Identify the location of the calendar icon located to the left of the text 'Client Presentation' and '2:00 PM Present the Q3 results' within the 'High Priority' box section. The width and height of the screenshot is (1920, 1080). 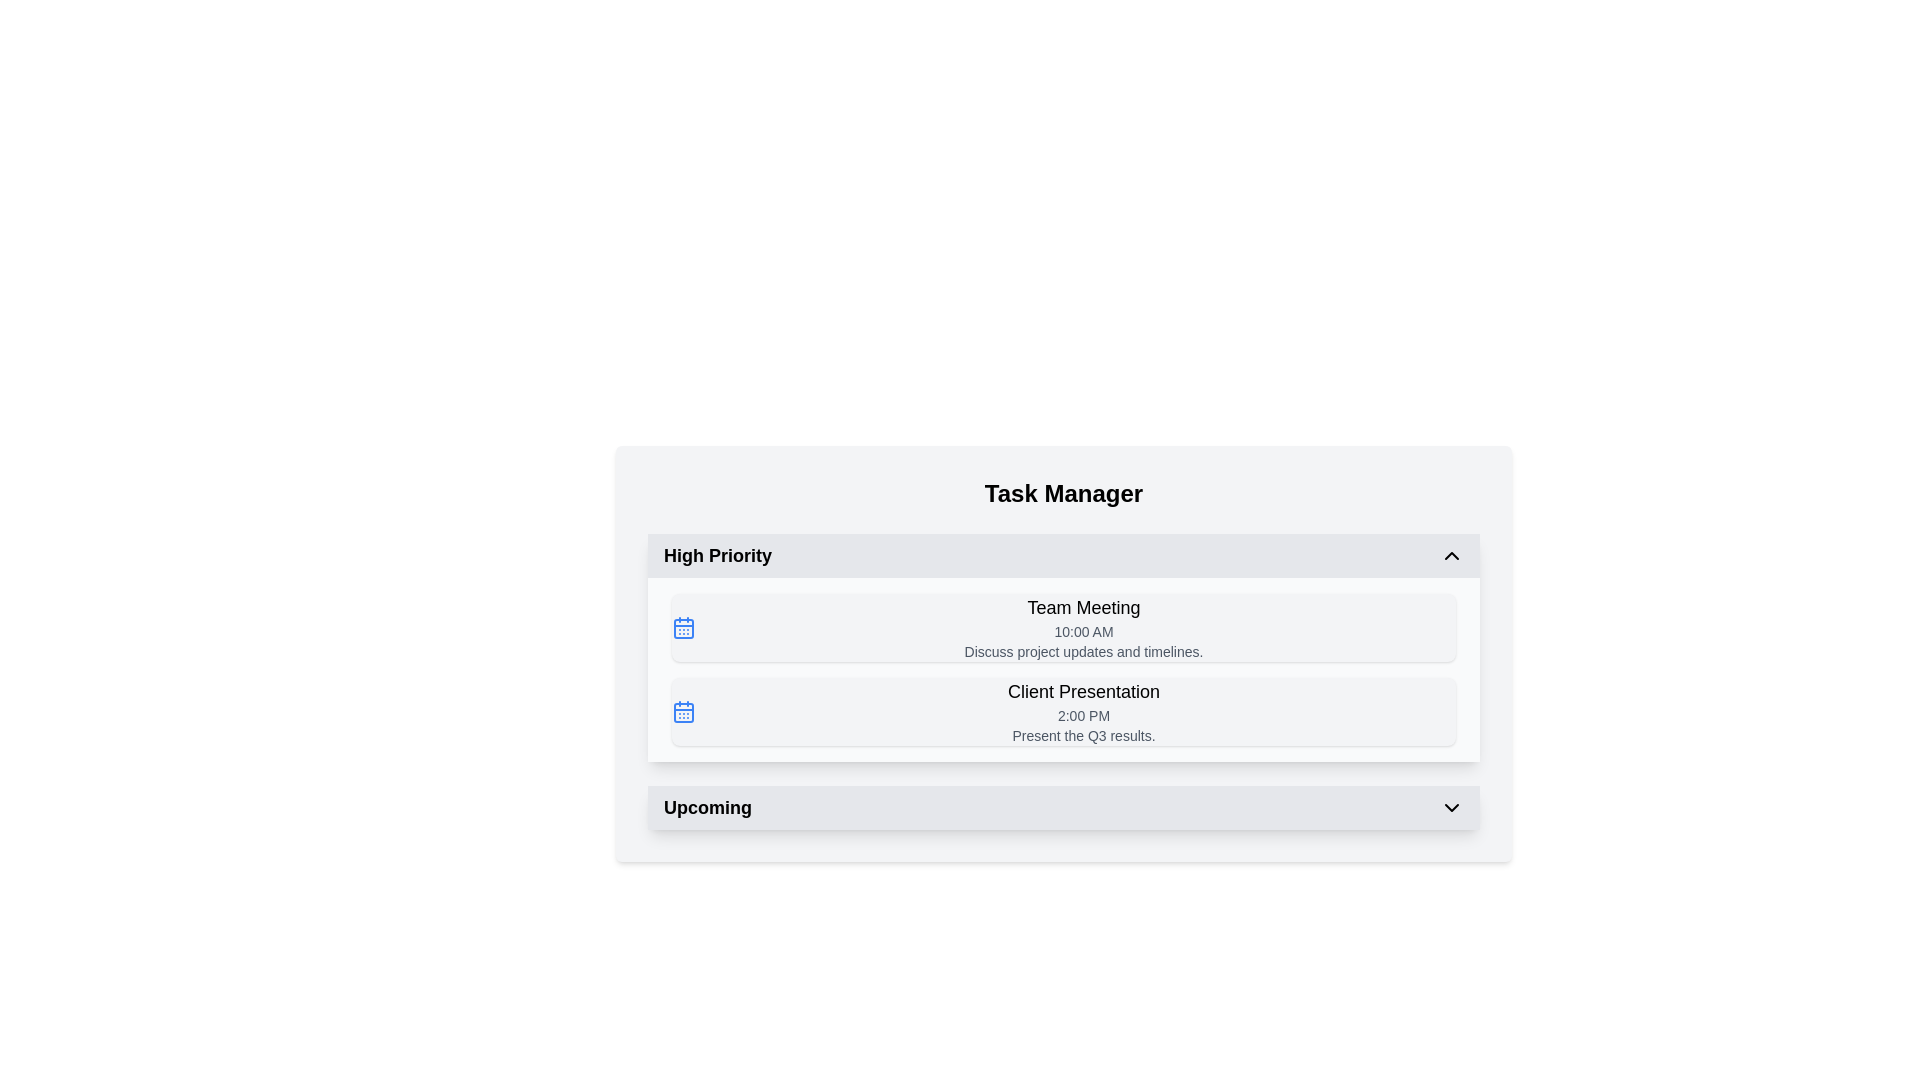
(684, 711).